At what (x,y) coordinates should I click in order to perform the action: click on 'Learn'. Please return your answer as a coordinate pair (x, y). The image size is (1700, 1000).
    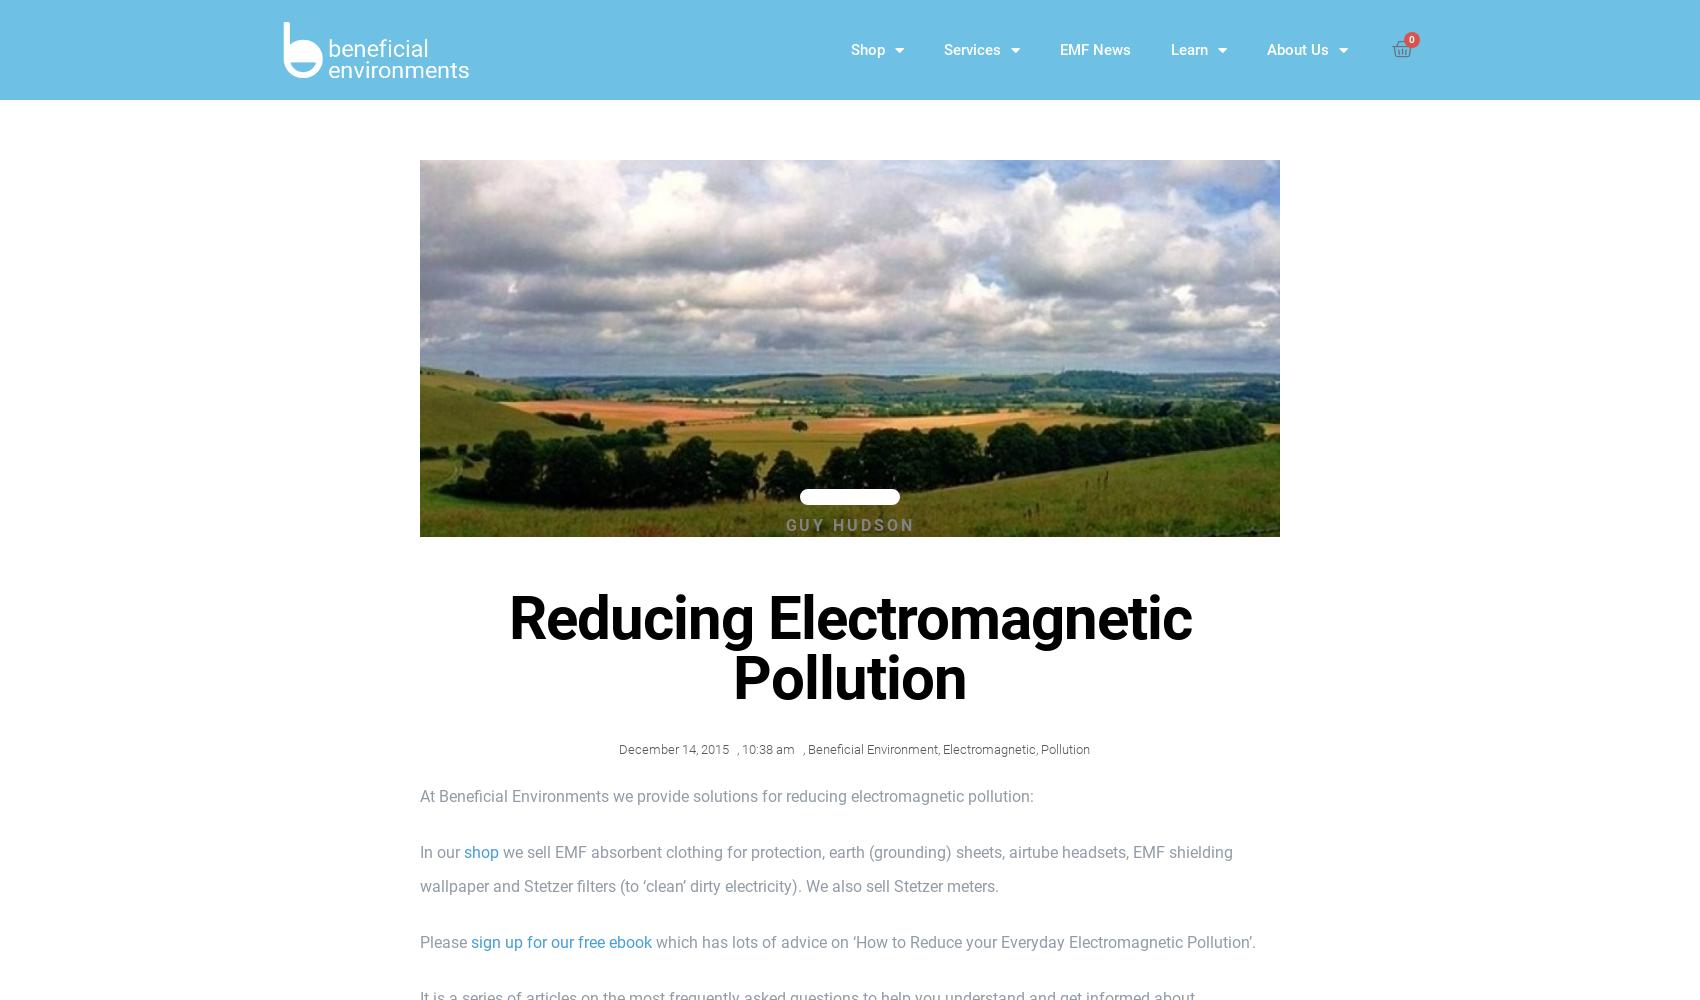
    Looking at the image, I should click on (1188, 50).